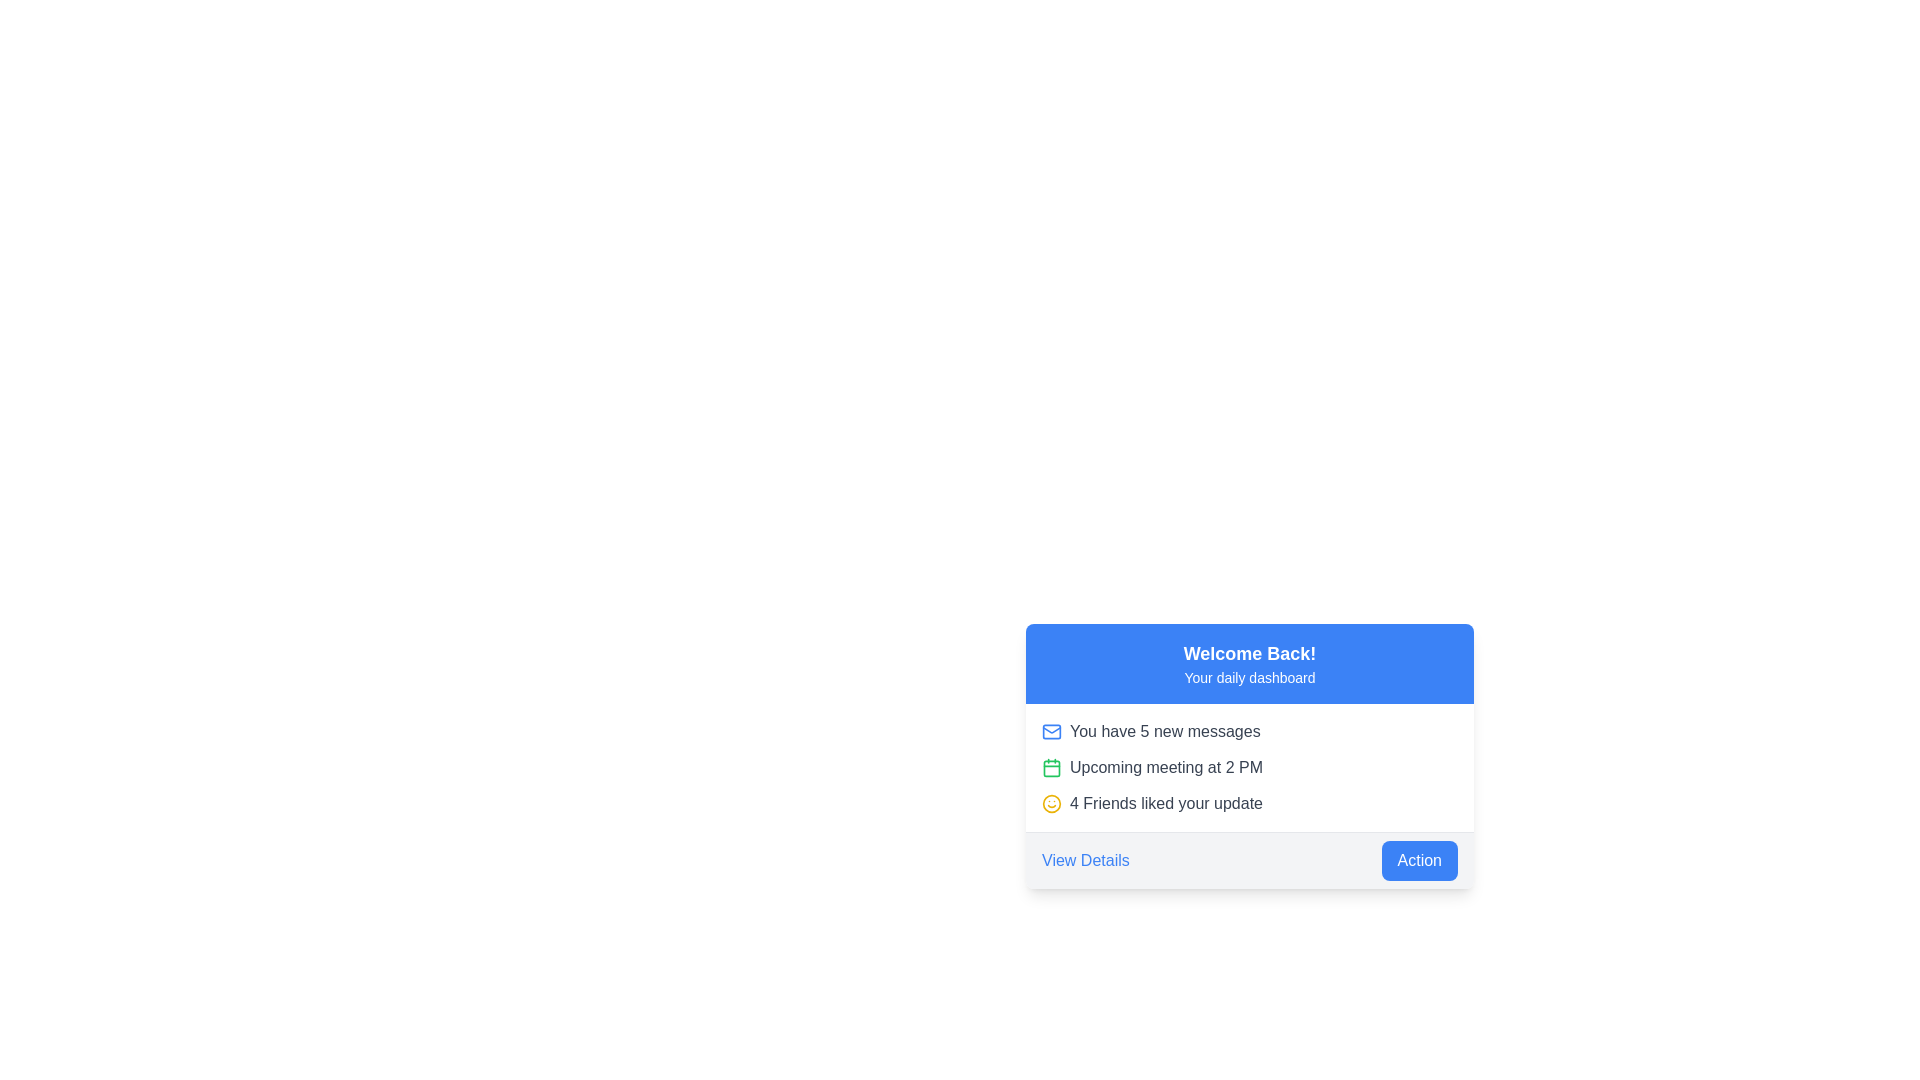 The image size is (1920, 1080). I want to click on the clickable hyperlink styled as 'View Details' located in the light gray horizontal bar at the bottom of the card, so click(1084, 859).